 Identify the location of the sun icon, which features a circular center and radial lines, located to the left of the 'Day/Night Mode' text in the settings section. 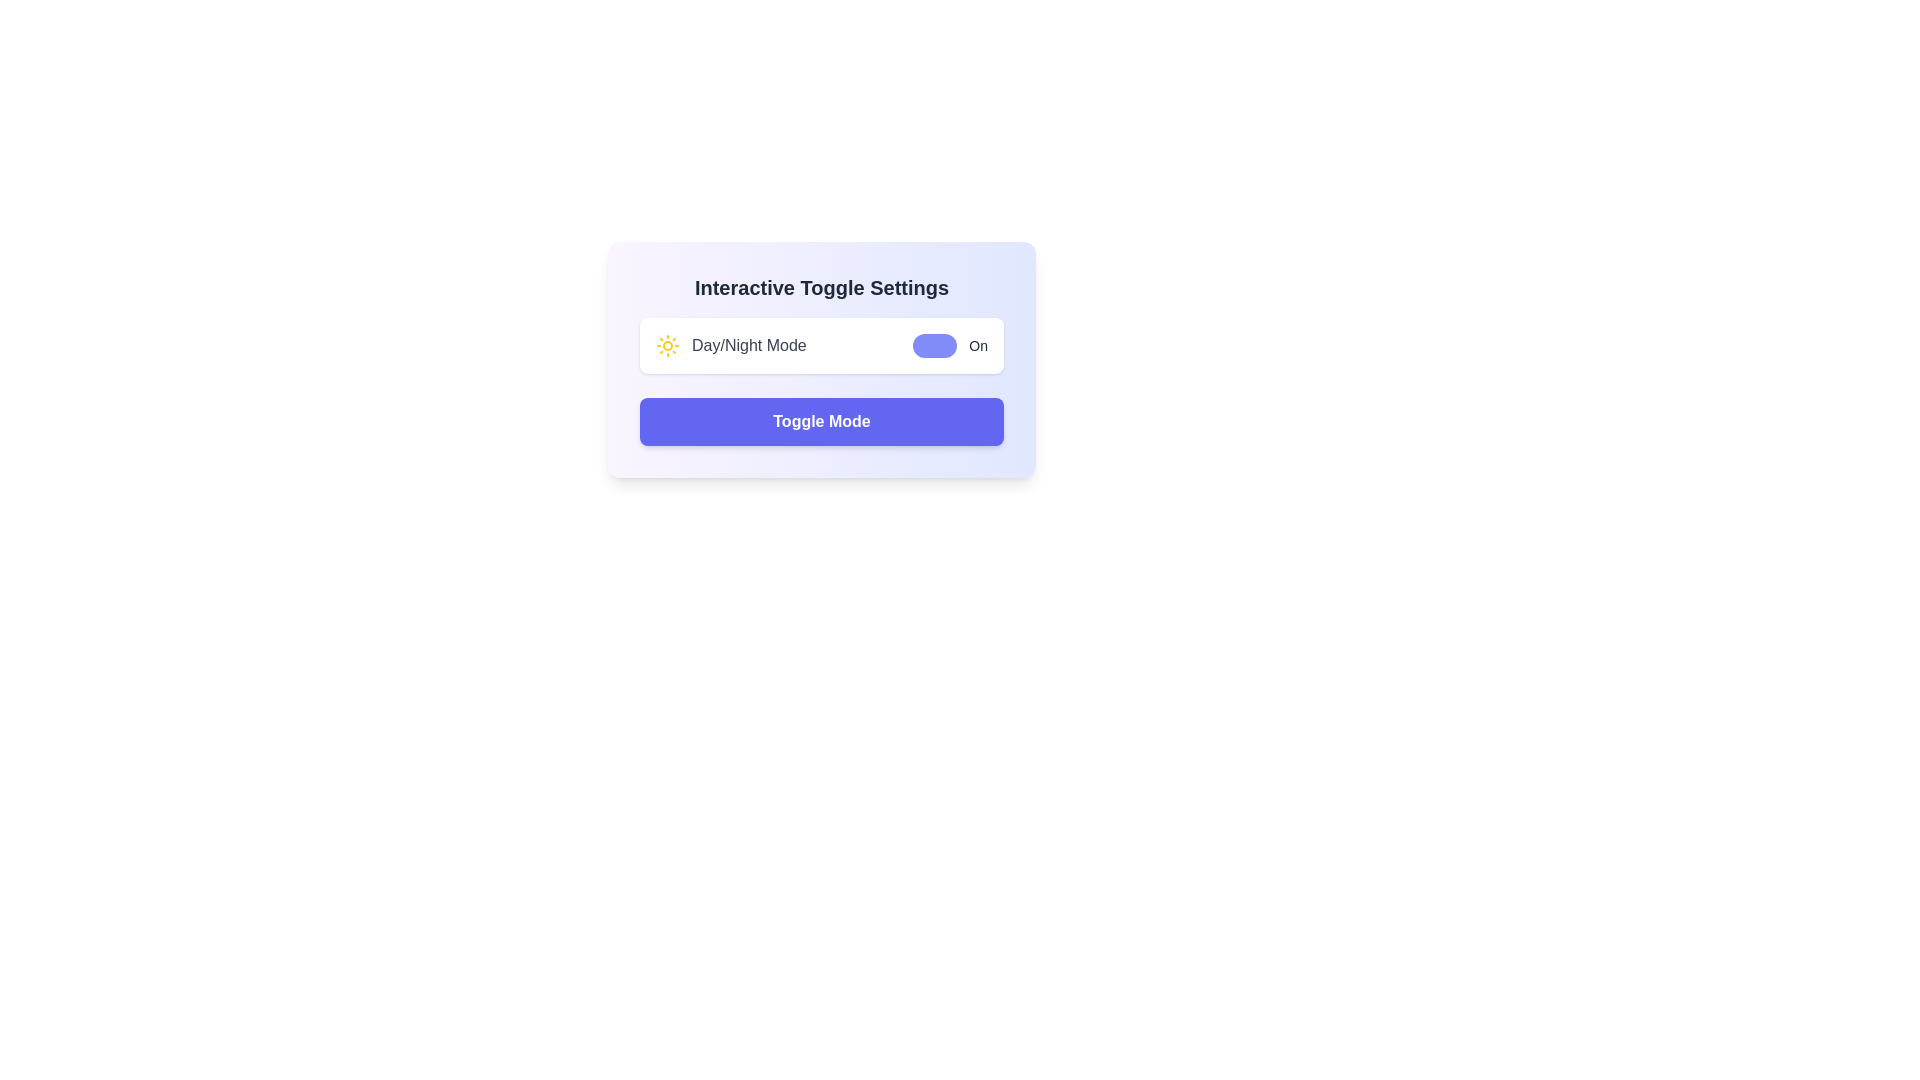
(667, 345).